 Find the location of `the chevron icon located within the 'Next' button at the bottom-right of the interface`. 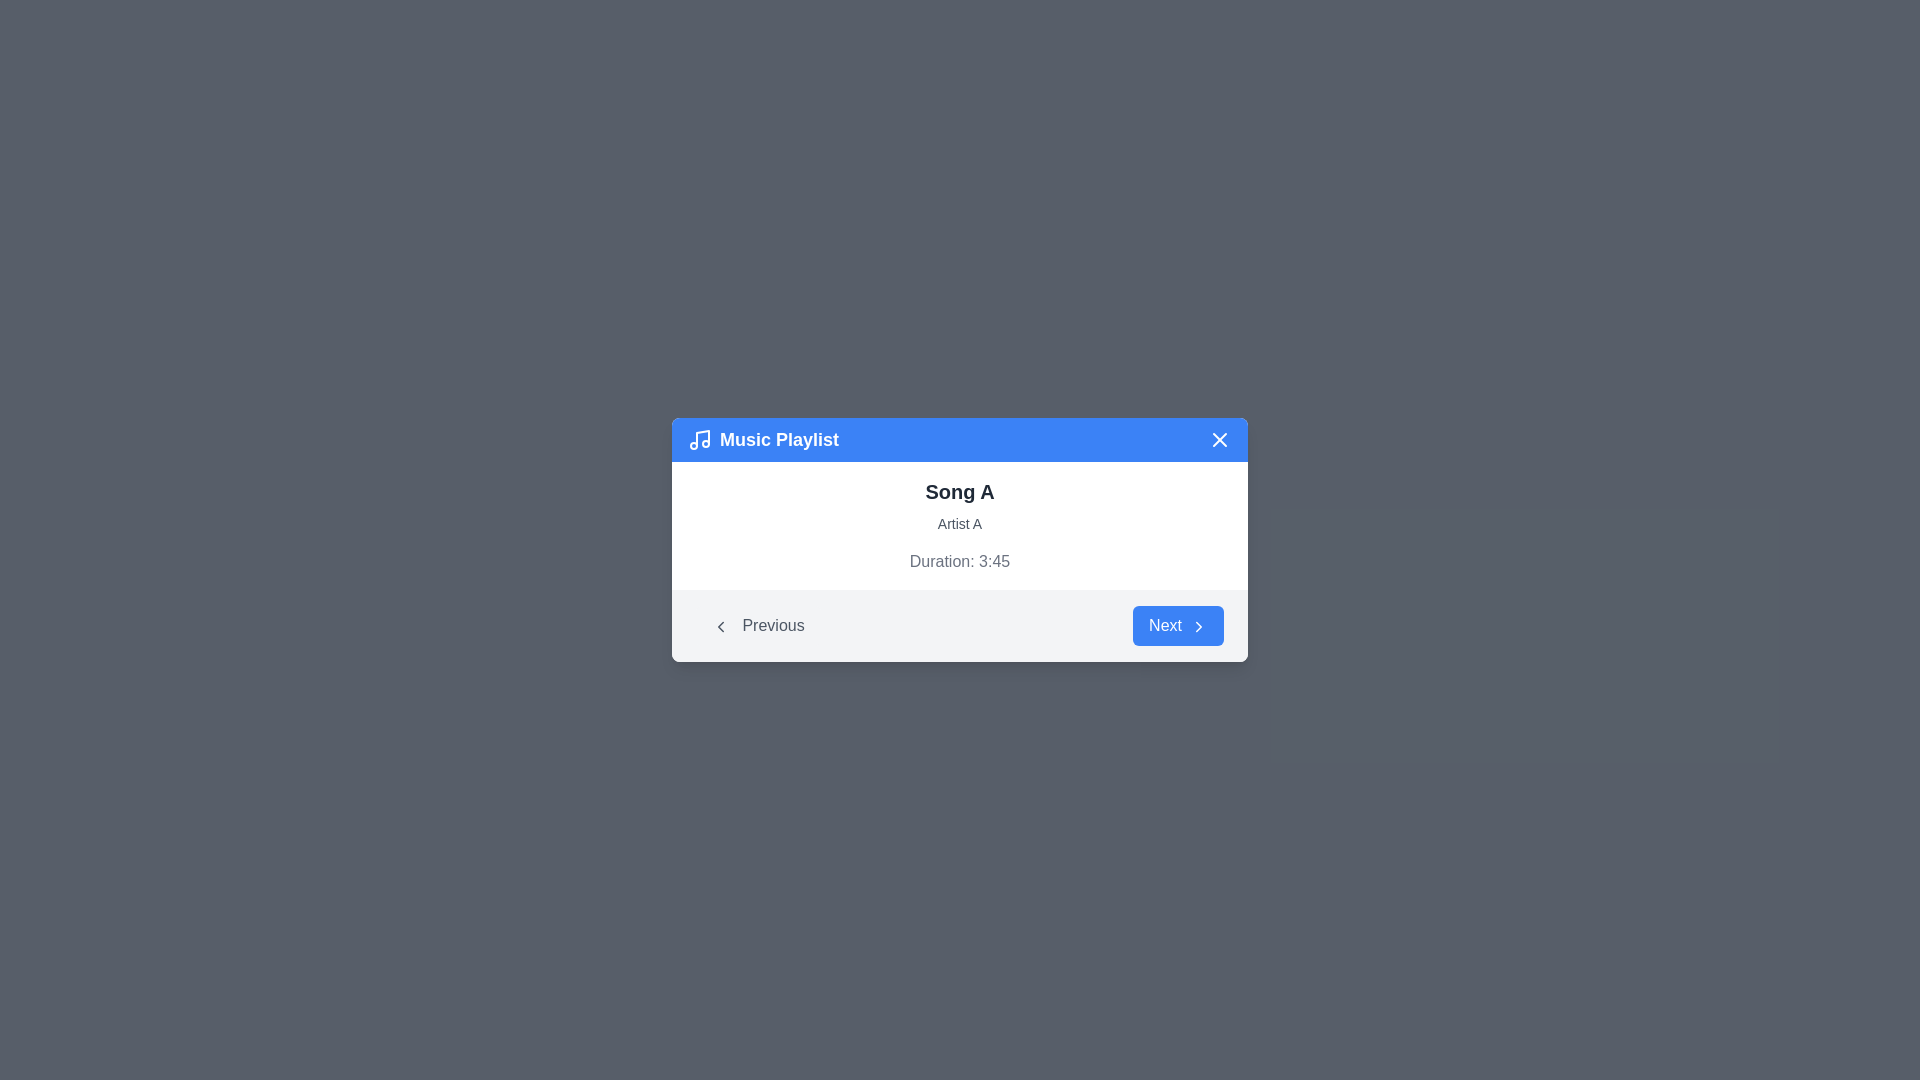

the chevron icon located within the 'Next' button at the bottom-right of the interface is located at coordinates (1199, 624).